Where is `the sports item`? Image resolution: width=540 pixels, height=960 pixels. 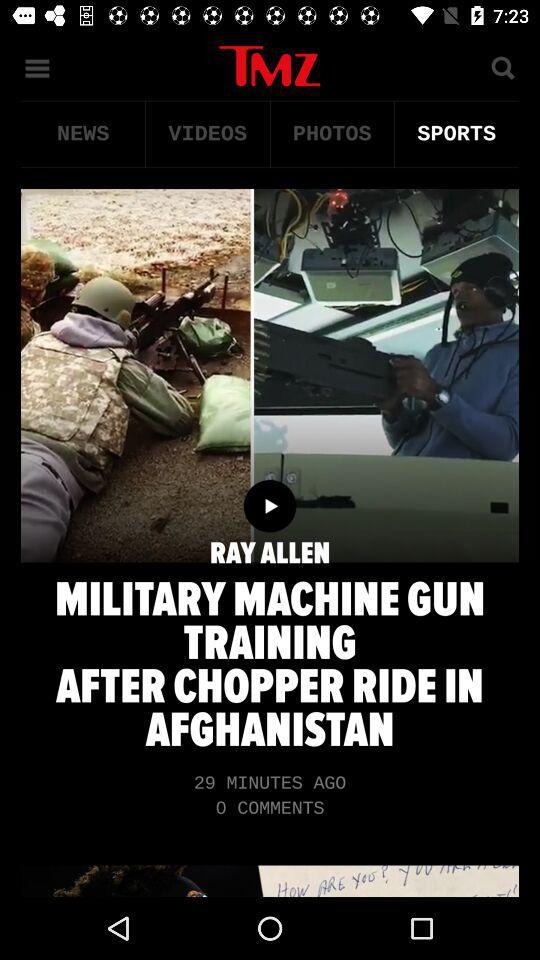
the sports item is located at coordinates (456, 133).